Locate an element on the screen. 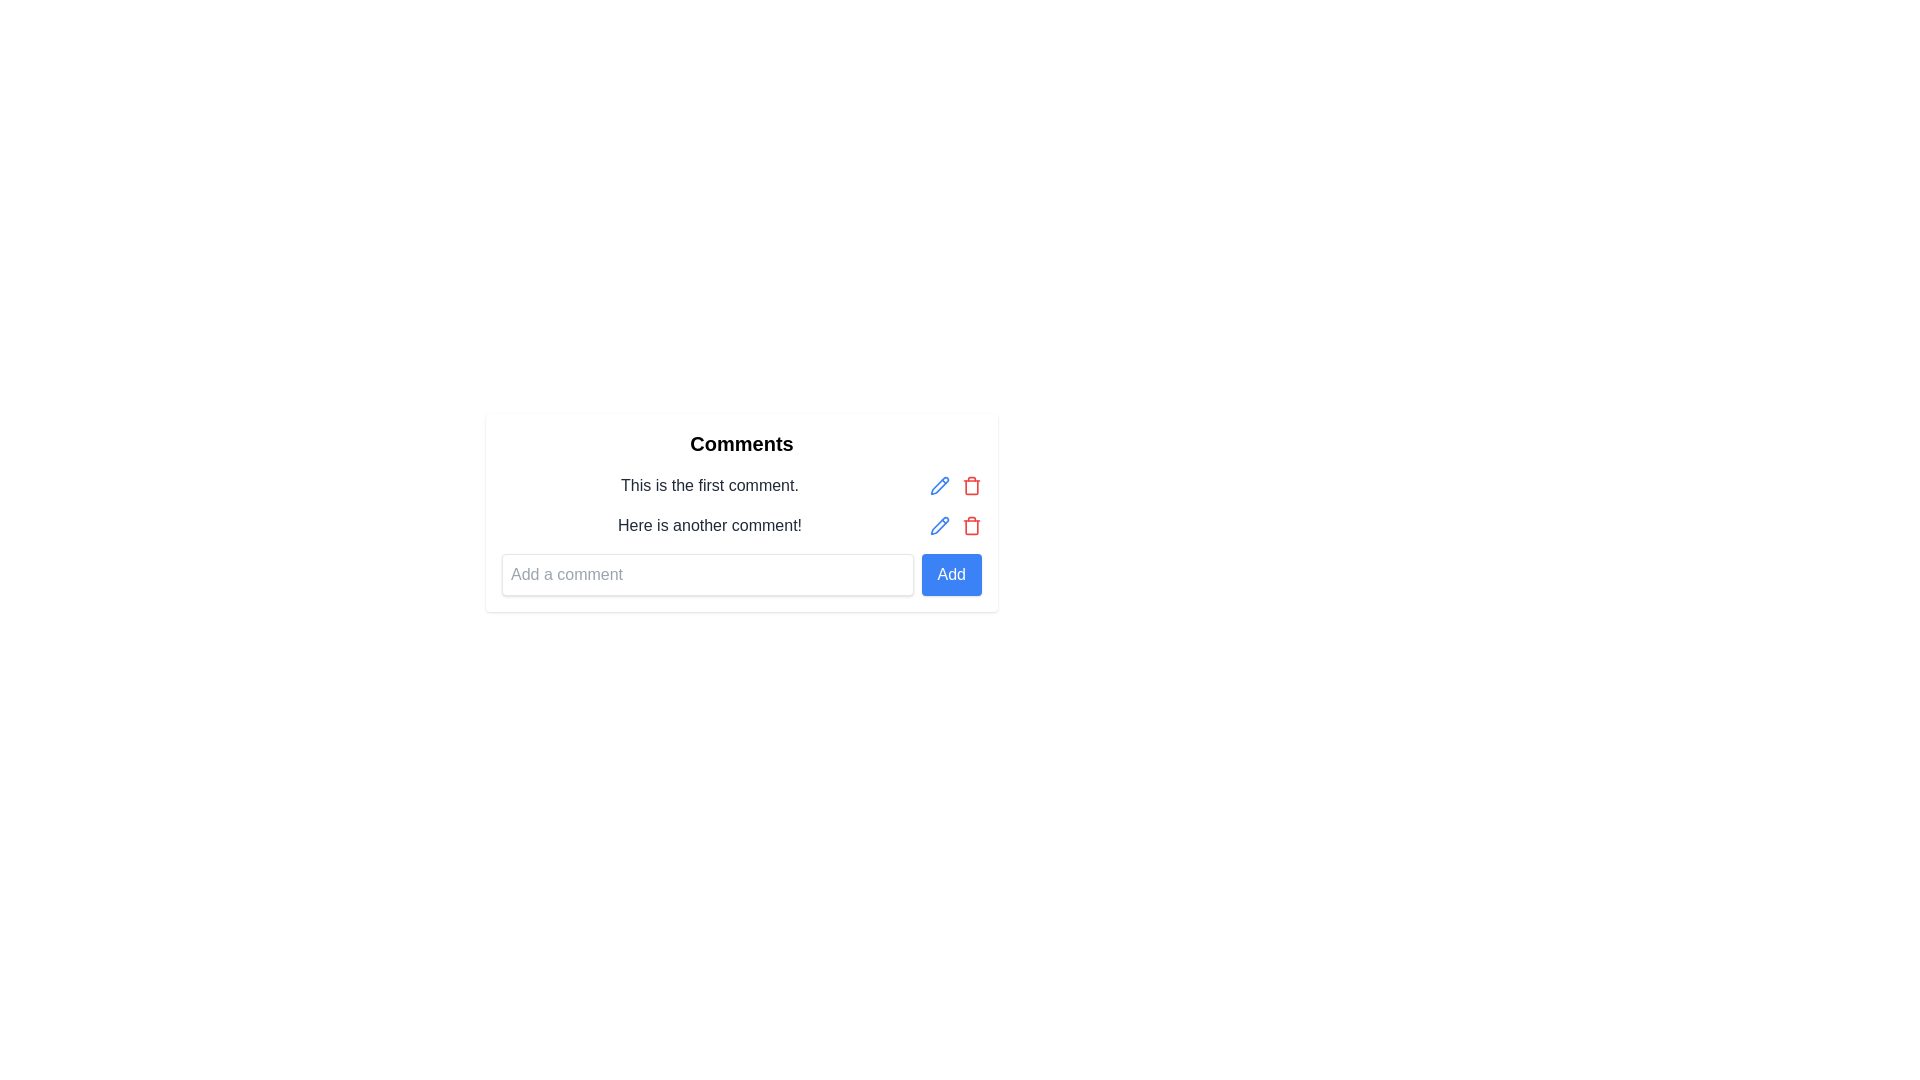 The height and width of the screenshot is (1080, 1920). the blue button labeled 'Add' to change its background color, located in the comment submission area on the right side of the text input field is located at coordinates (950, 574).